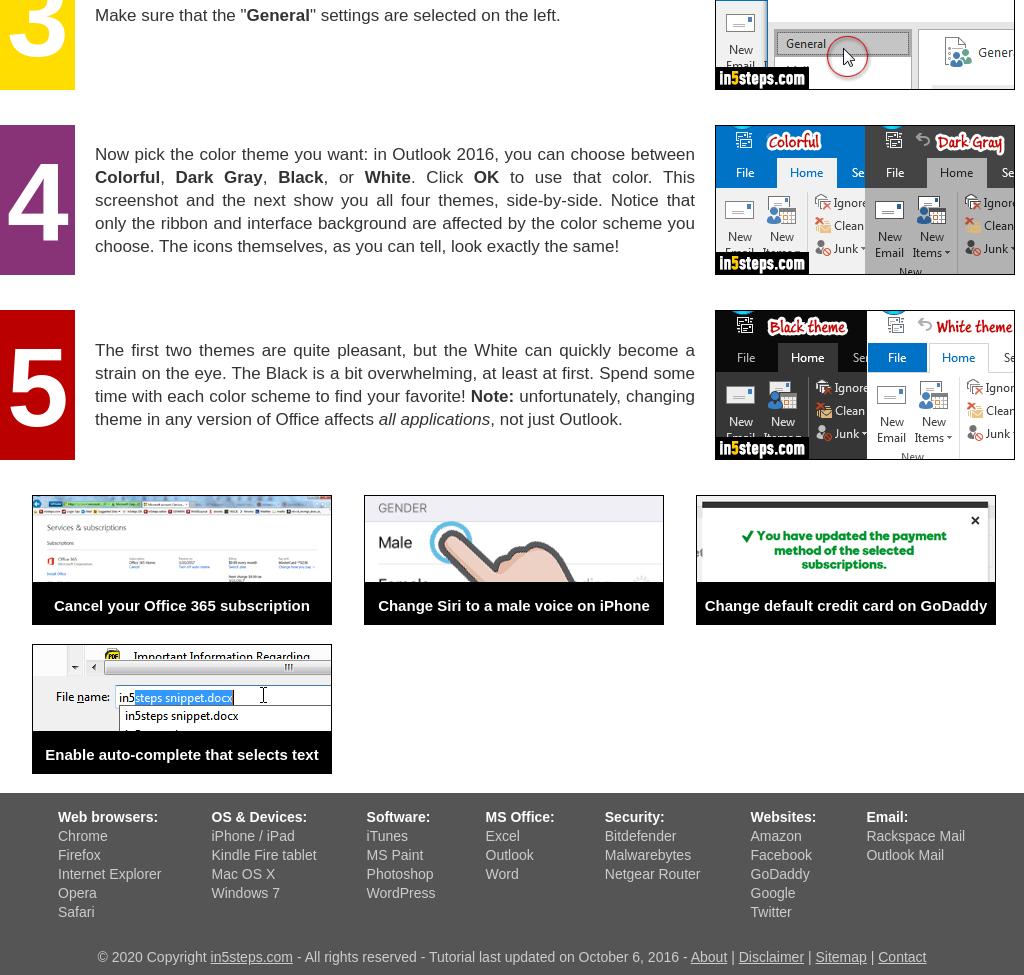 The image size is (1024, 975). I want to click on 'Kindle Fire tablet', so click(263, 854).